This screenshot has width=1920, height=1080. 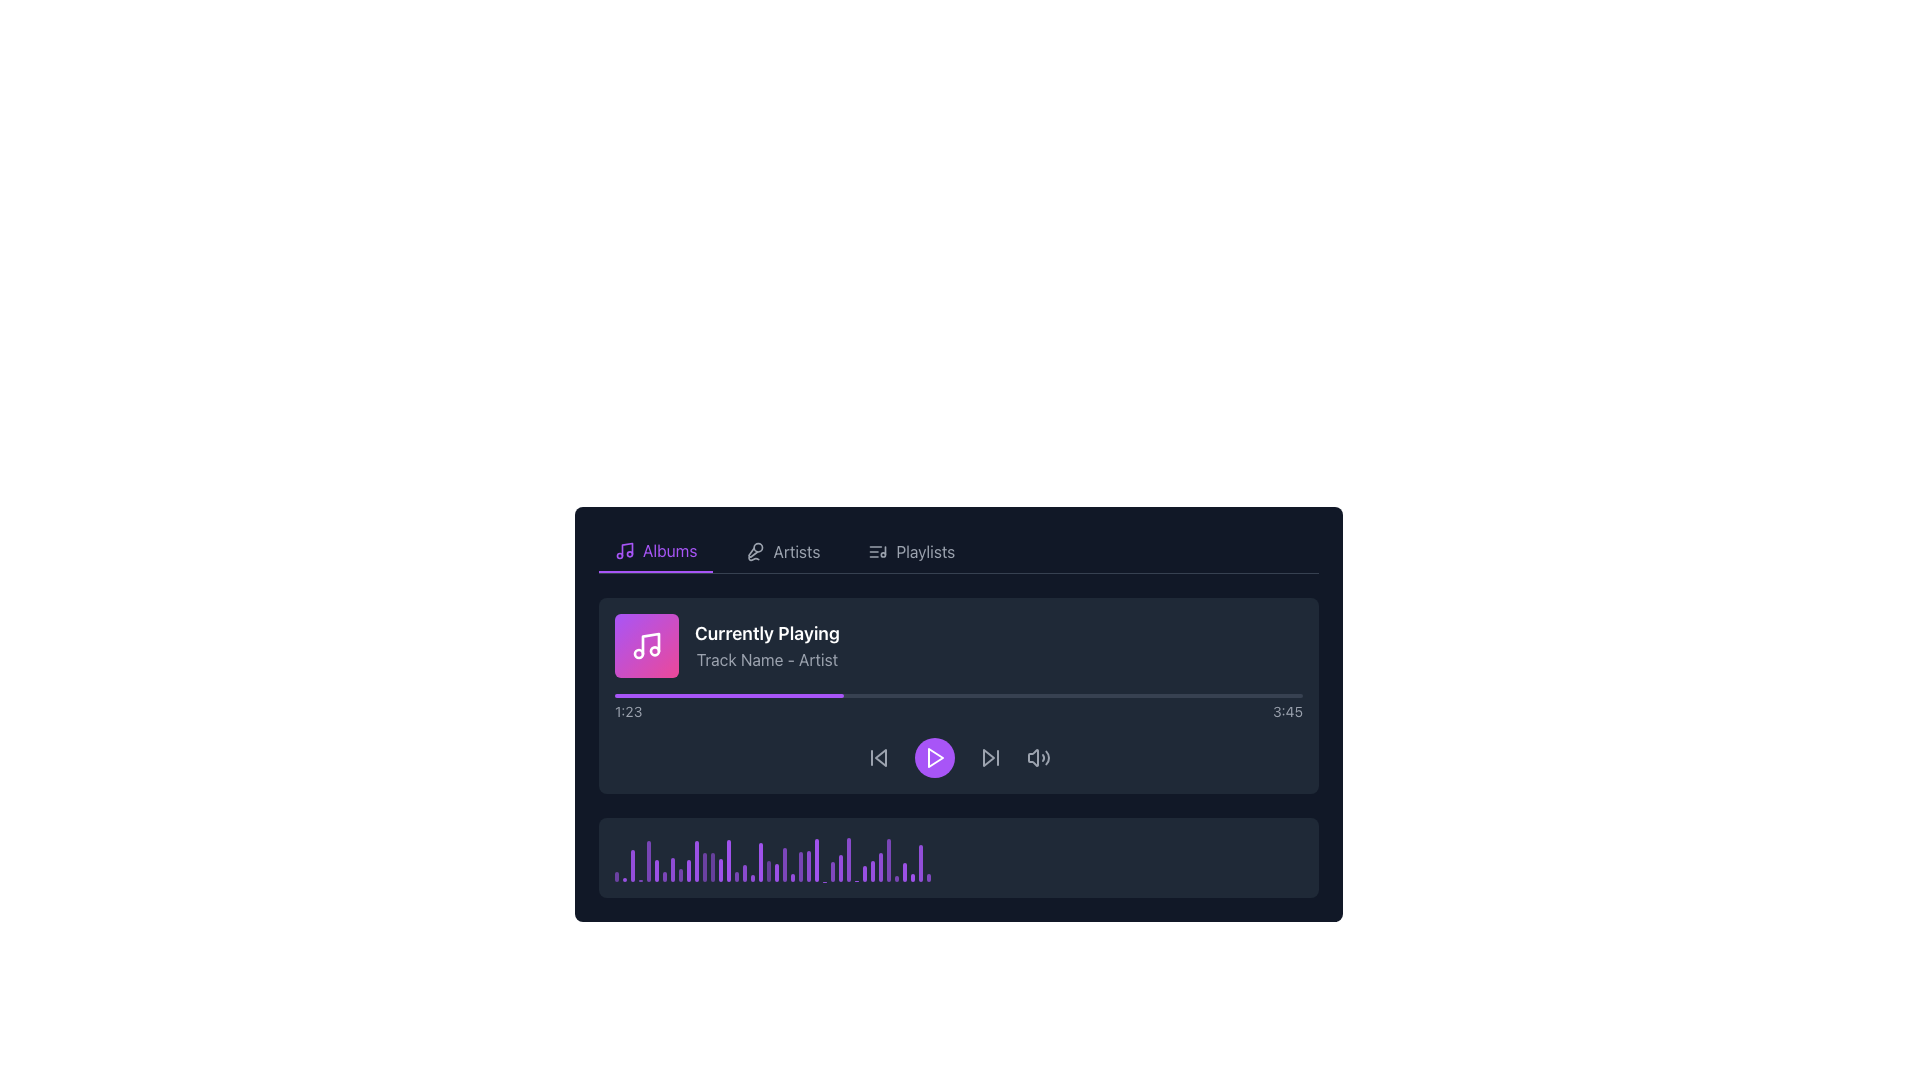 I want to click on the horizontal progress bar located below the 'Currently Playing' section, which features a purple filled section and textual indicators of time, so click(x=958, y=707).